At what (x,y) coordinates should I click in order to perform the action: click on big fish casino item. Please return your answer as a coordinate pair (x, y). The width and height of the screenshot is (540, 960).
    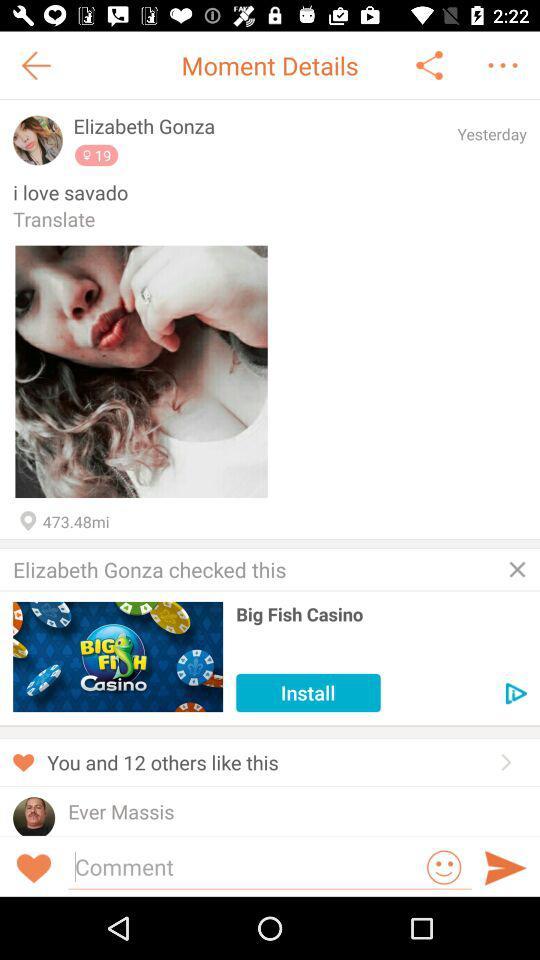
    Looking at the image, I should click on (381, 613).